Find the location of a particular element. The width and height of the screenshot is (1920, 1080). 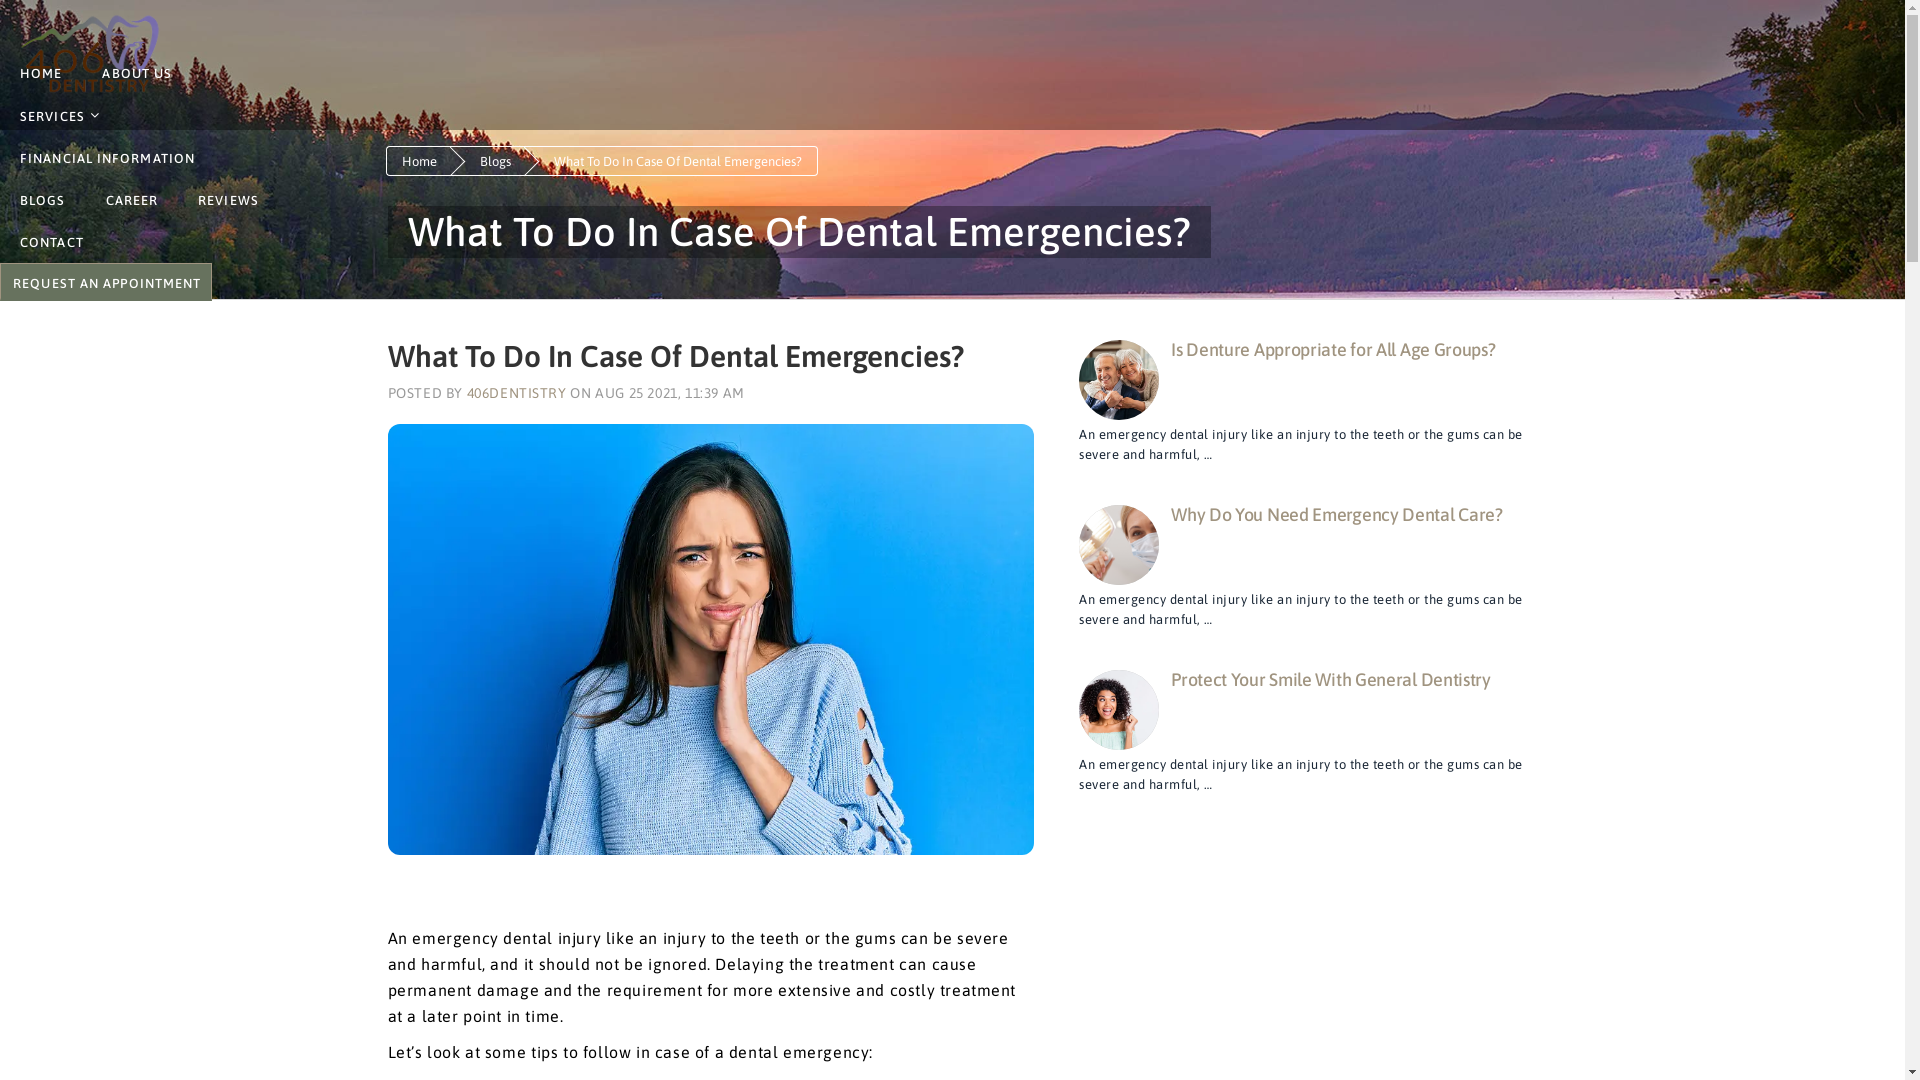

'HOME' is located at coordinates (41, 72).